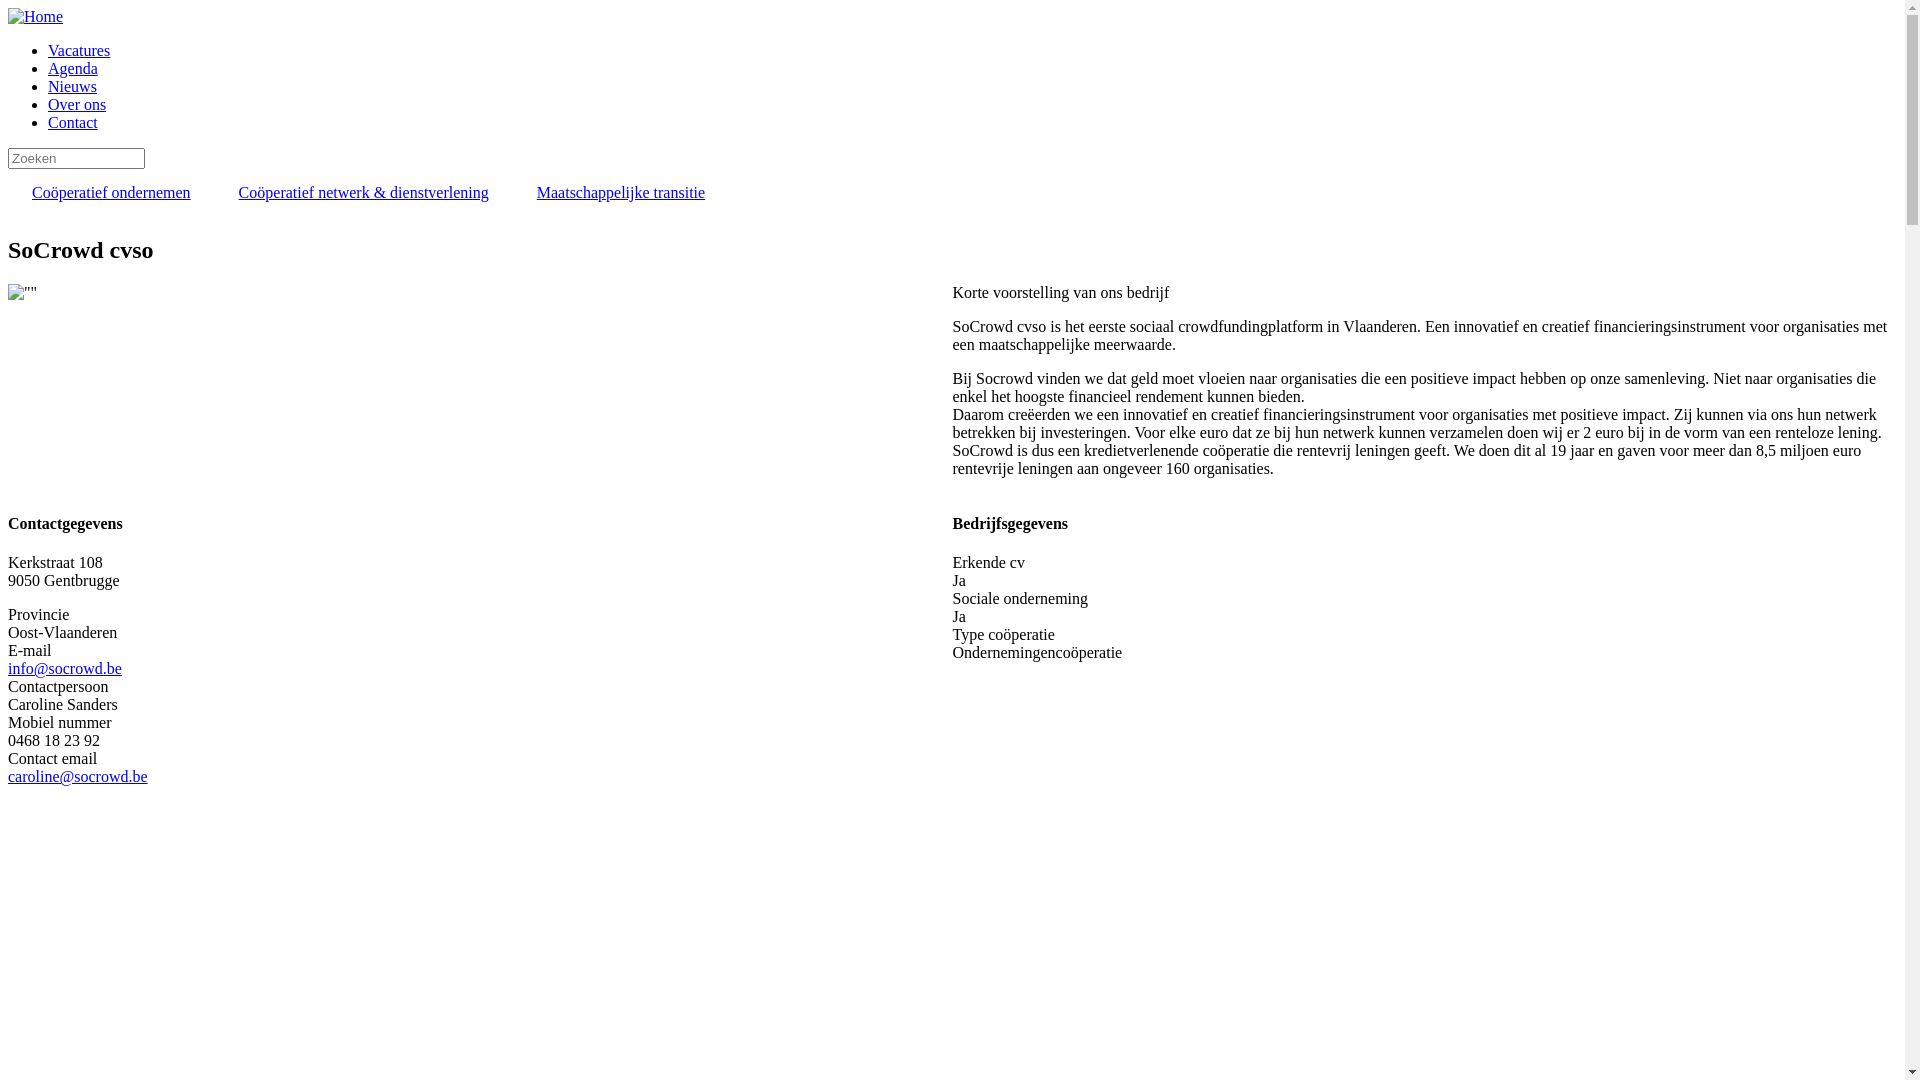  I want to click on 'Maatschappelijke transitie', so click(619, 192).